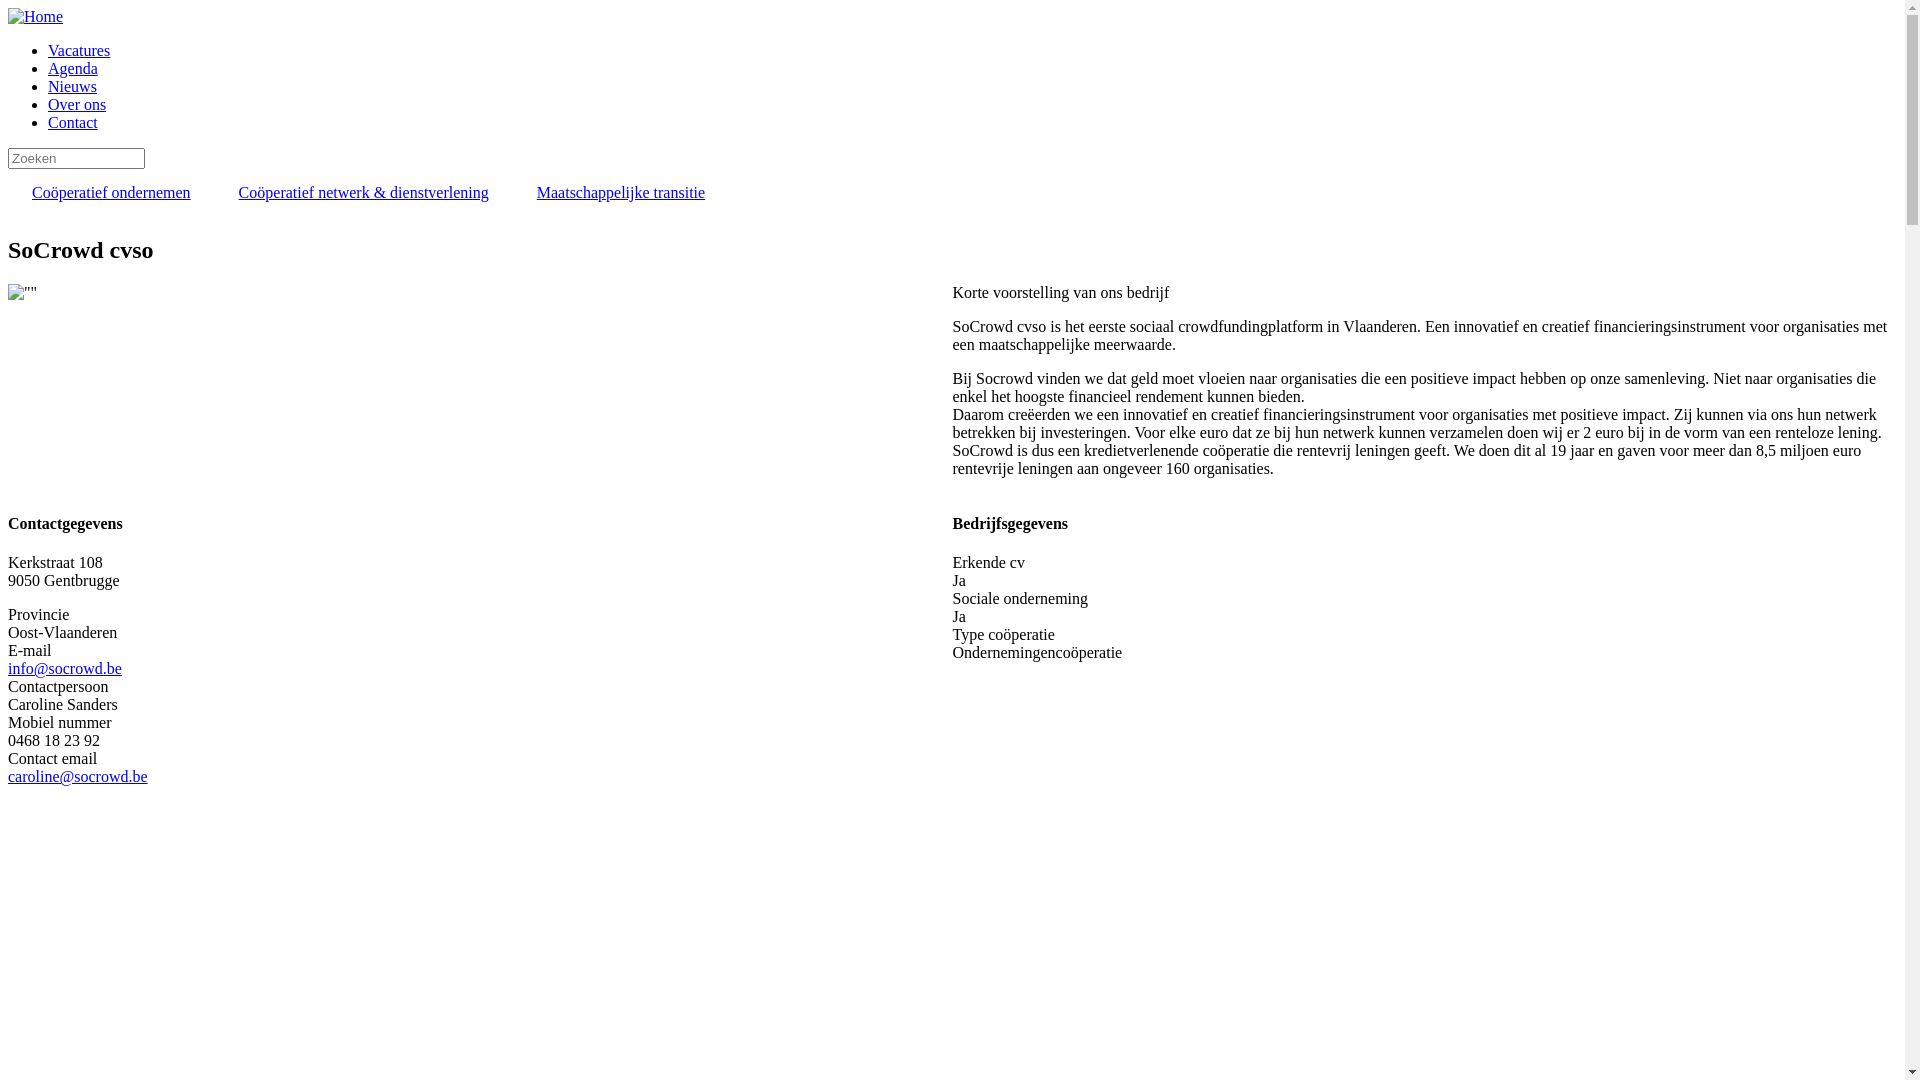  I want to click on 'Maatschappelijke transitie', so click(619, 192).